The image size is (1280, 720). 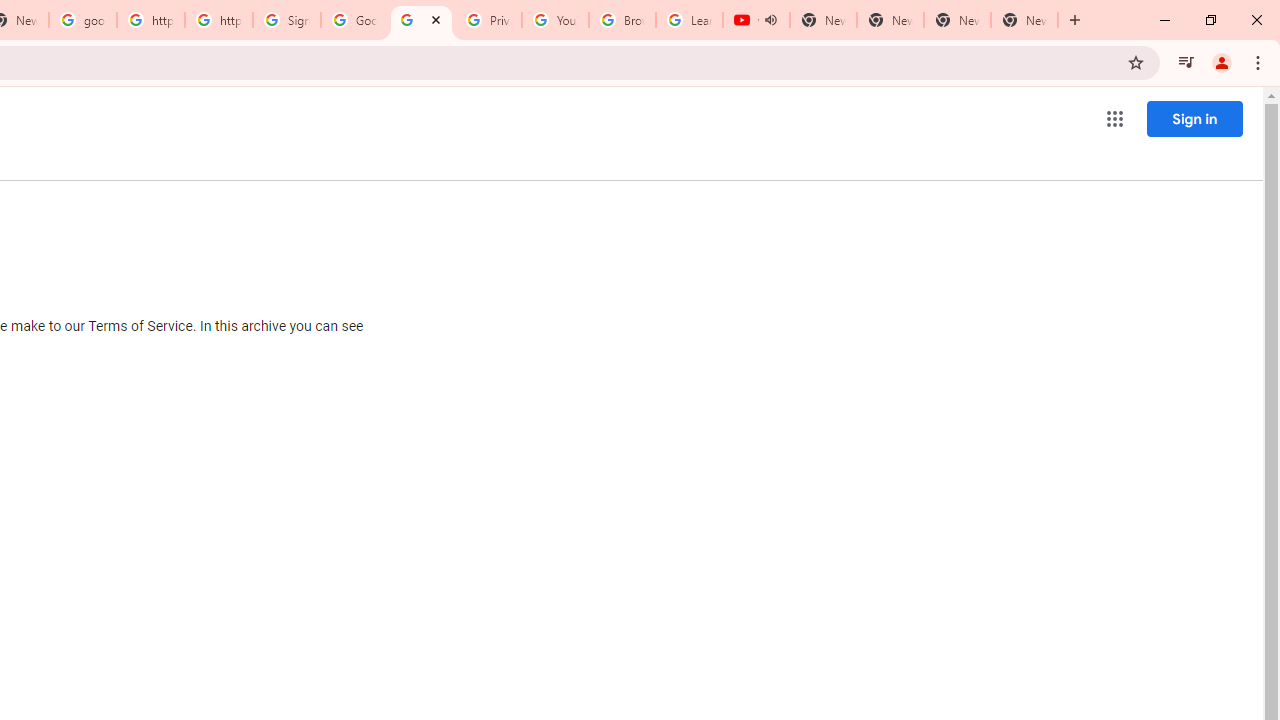 What do you see at coordinates (1165, 20) in the screenshot?
I see `'Minimize'` at bounding box center [1165, 20].